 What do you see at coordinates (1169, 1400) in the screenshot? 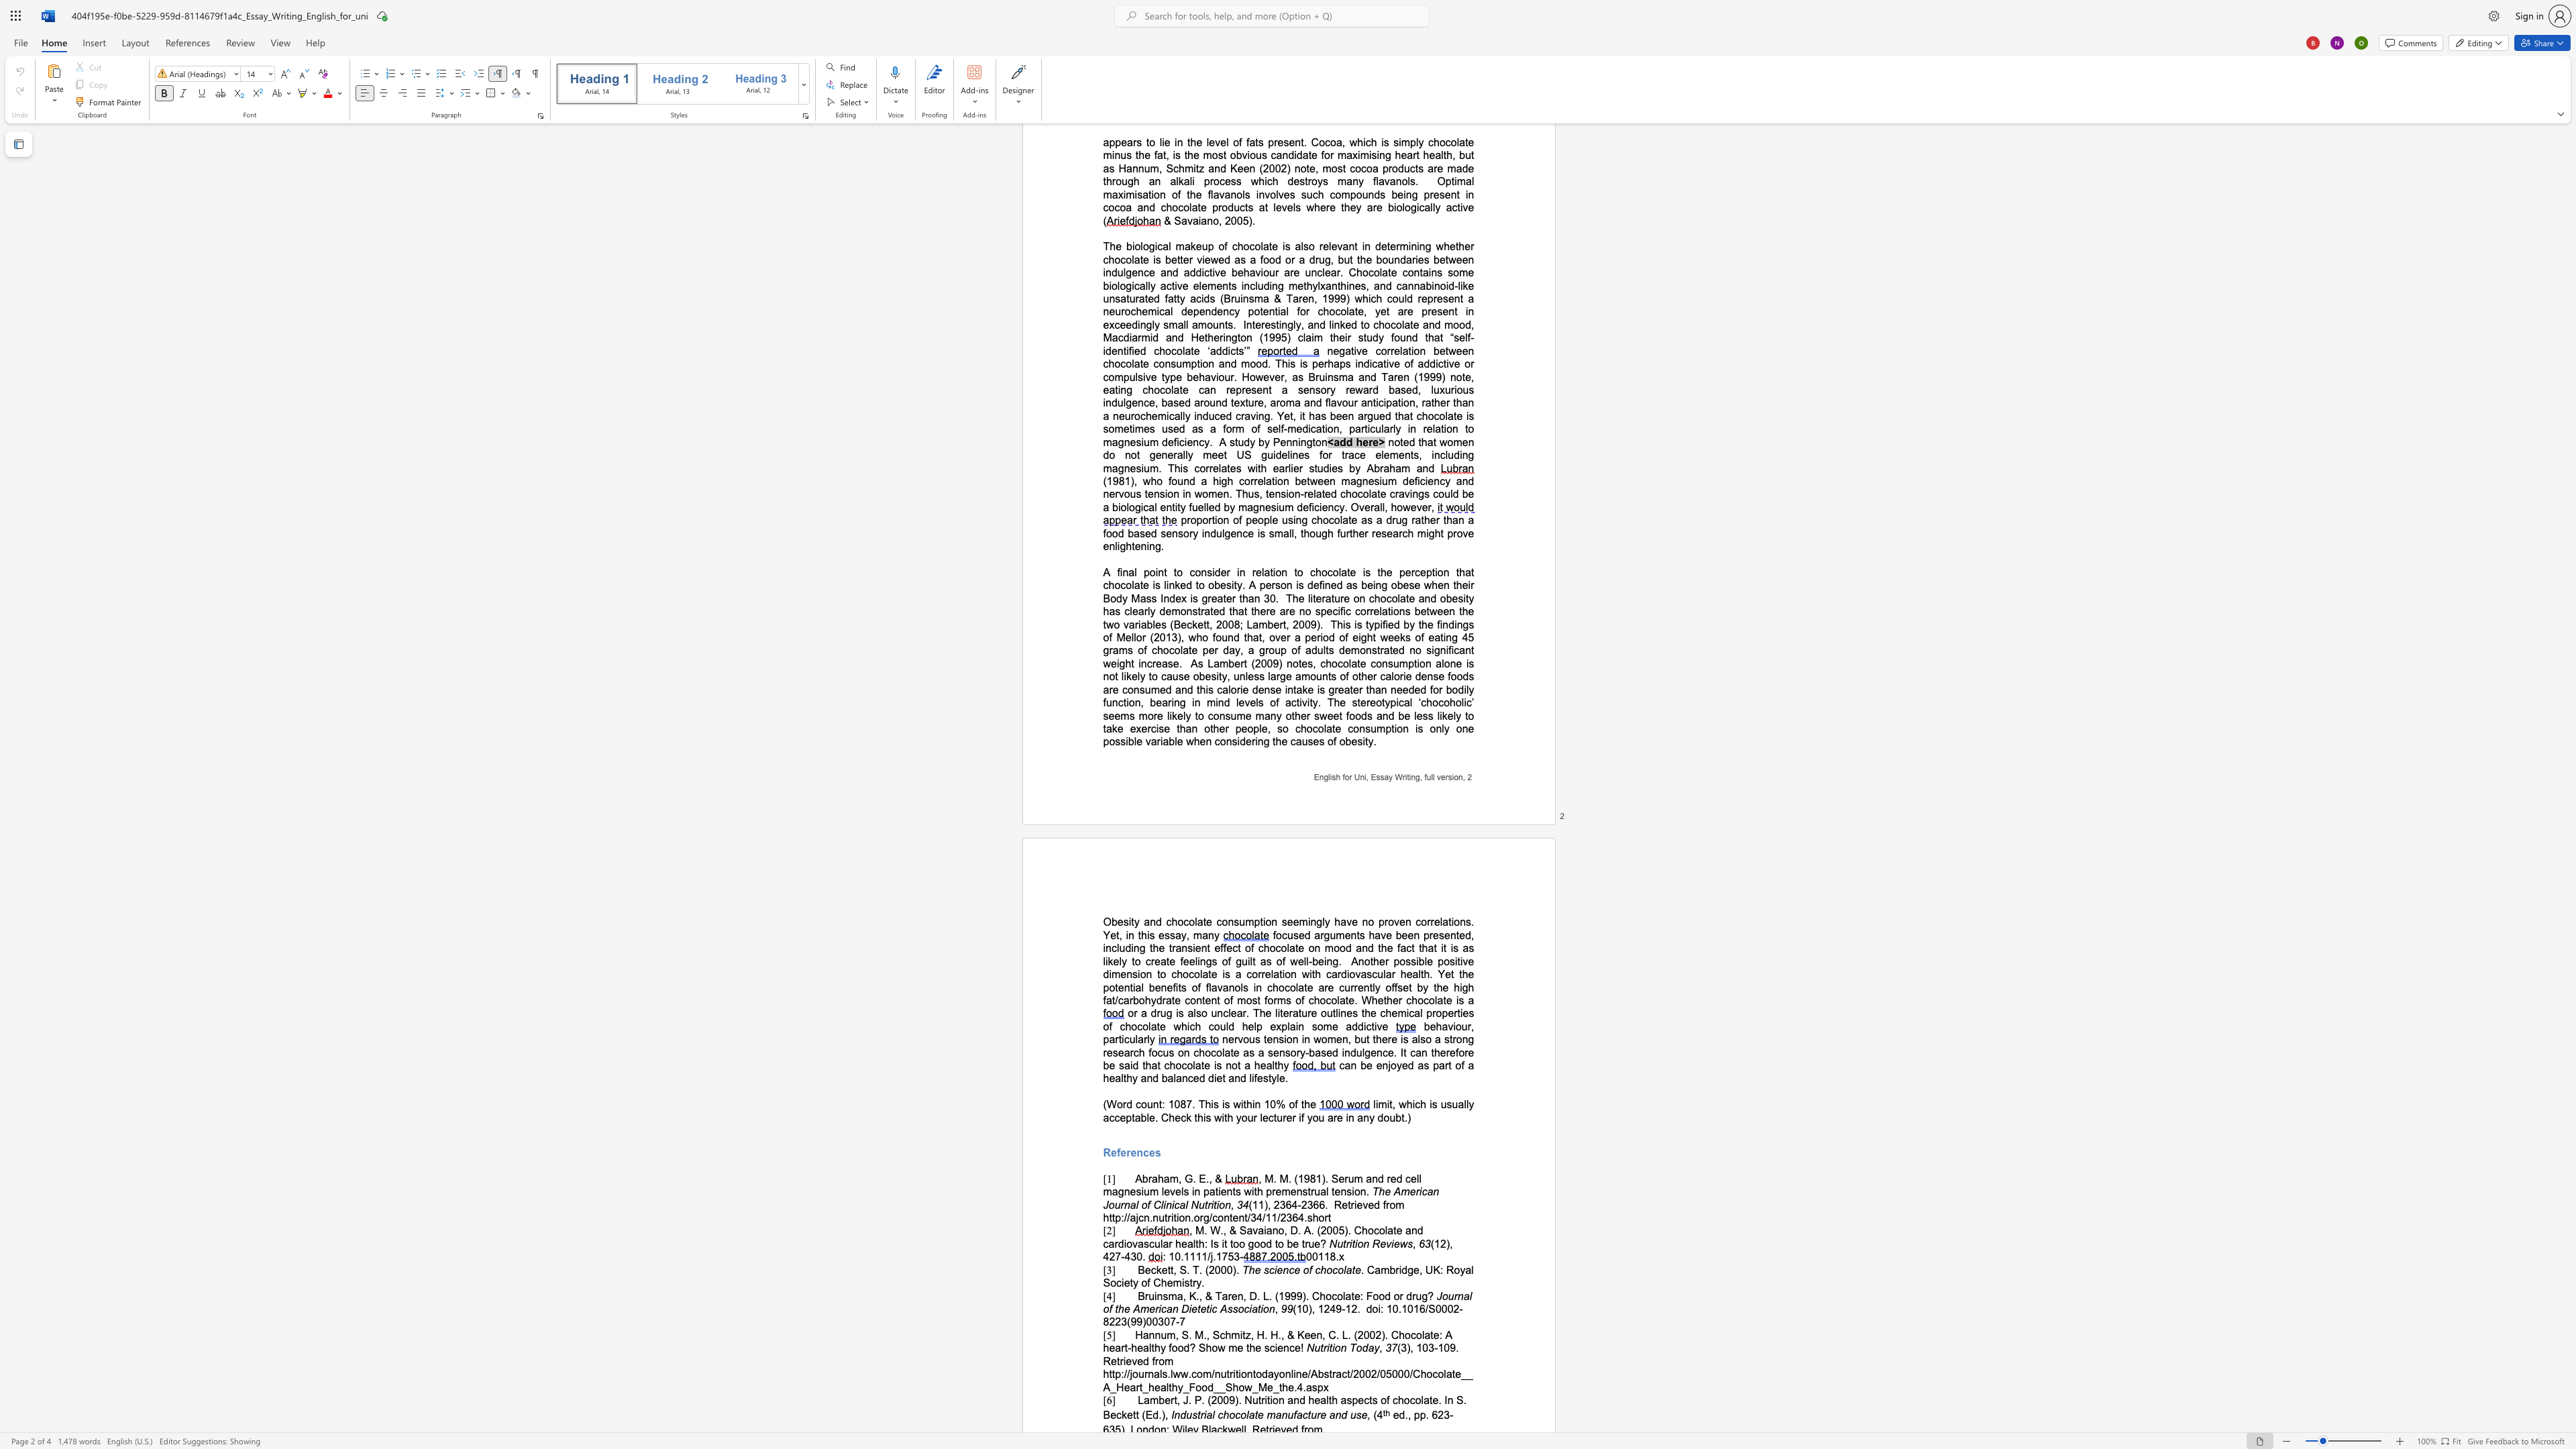
I see `the subset text "rt, J. P. (2009)." within the text "Lambert, J. P. (2009). Nutrition and health aspects of chocolate. In S. Beckett (Ed.),"` at bounding box center [1169, 1400].